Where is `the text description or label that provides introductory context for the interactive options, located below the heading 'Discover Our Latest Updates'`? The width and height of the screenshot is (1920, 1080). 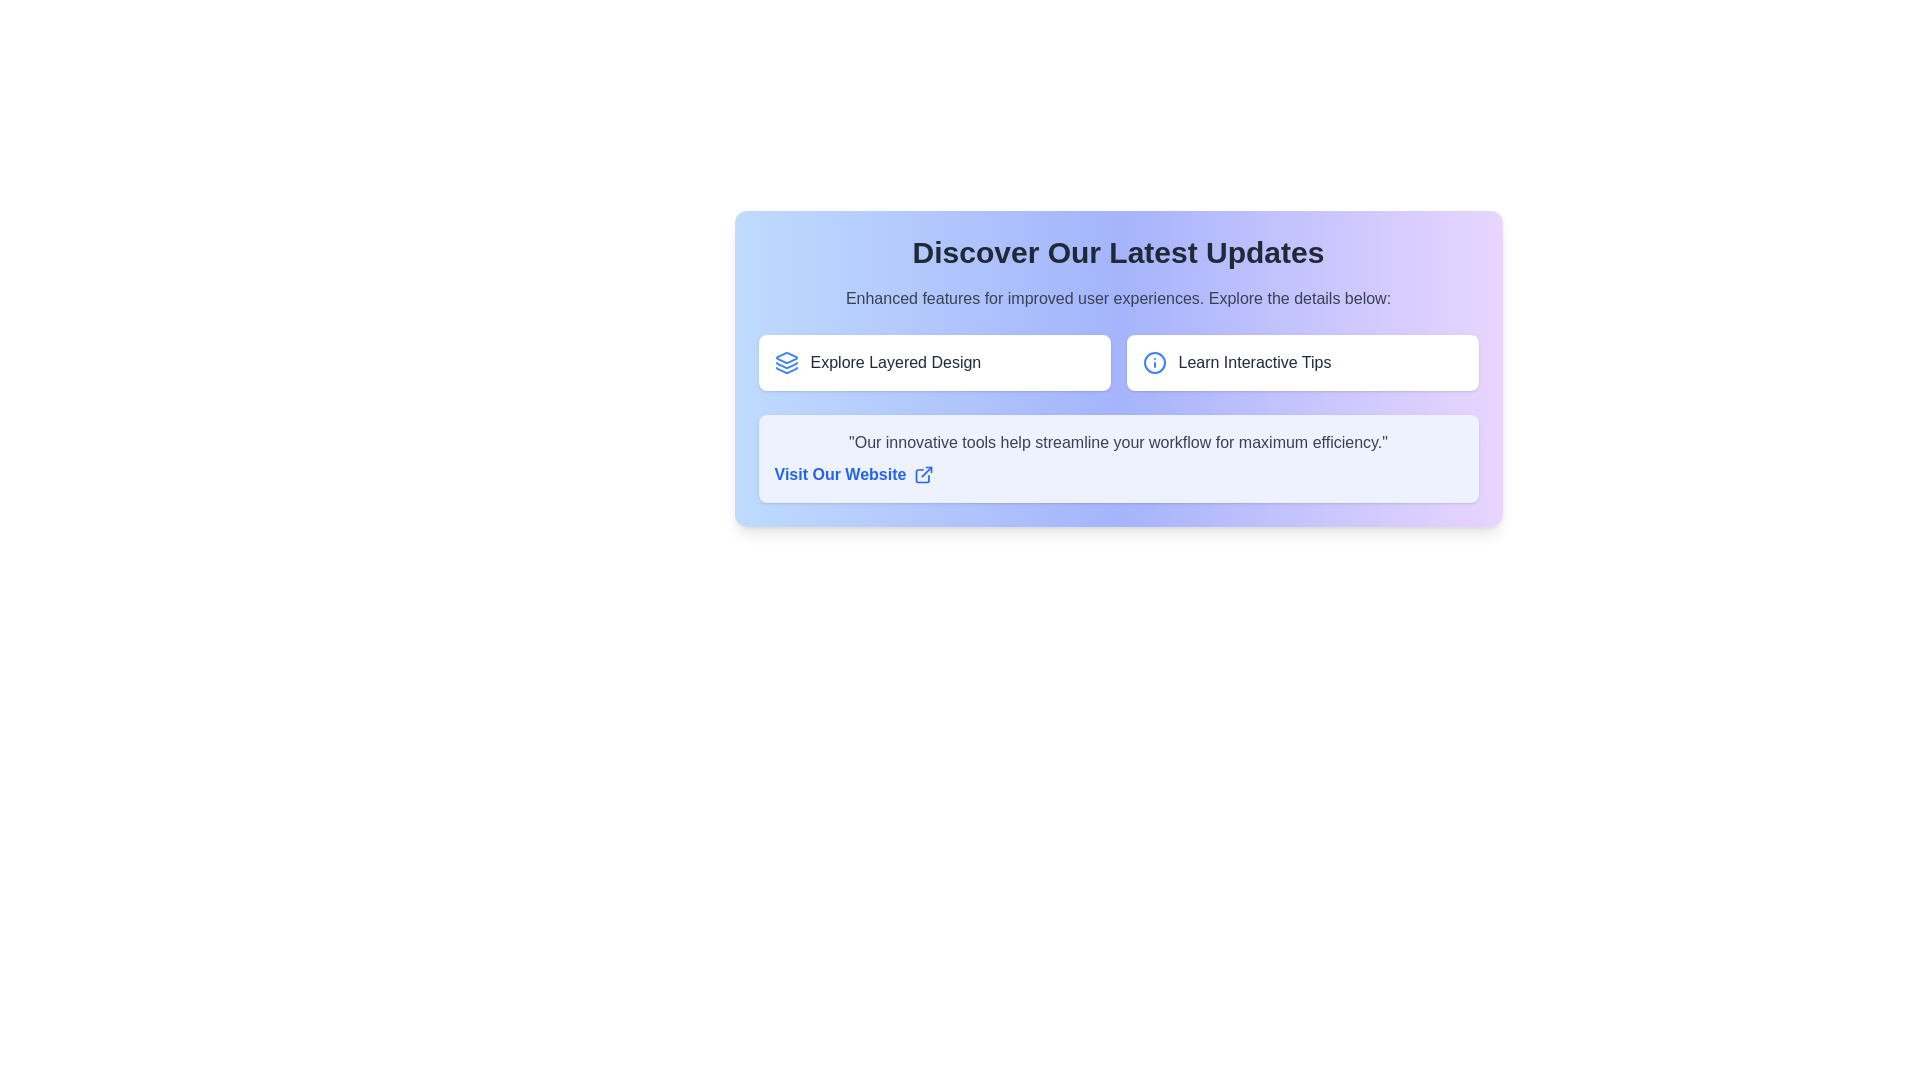
the text description or label that provides introductory context for the interactive options, located below the heading 'Discover Our Latest Updates' is located at coordinates (1117, 299).